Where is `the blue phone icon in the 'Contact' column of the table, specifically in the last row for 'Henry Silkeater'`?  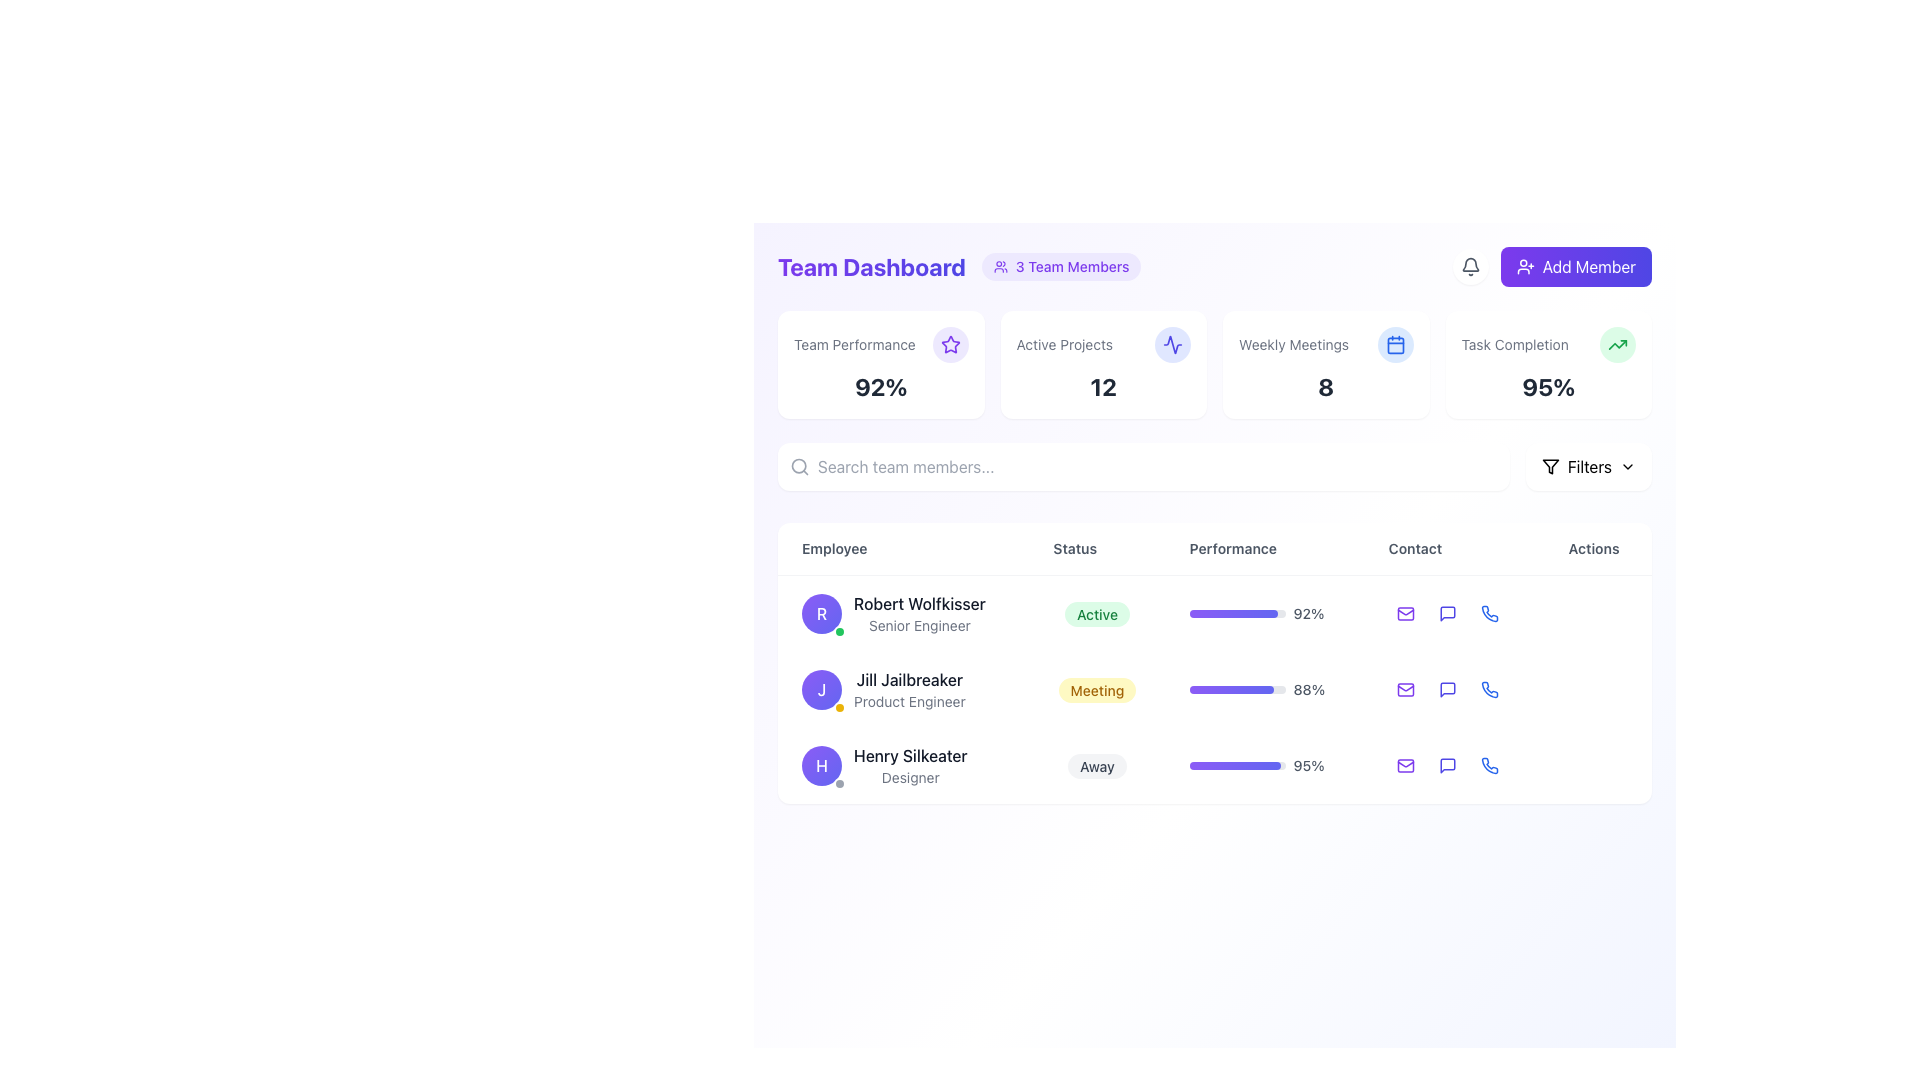
the blue phone icon in the 'Contact' column of the table, specifically in the last row for 'Henry Silkeater' is located at coordinates (1489, 612).